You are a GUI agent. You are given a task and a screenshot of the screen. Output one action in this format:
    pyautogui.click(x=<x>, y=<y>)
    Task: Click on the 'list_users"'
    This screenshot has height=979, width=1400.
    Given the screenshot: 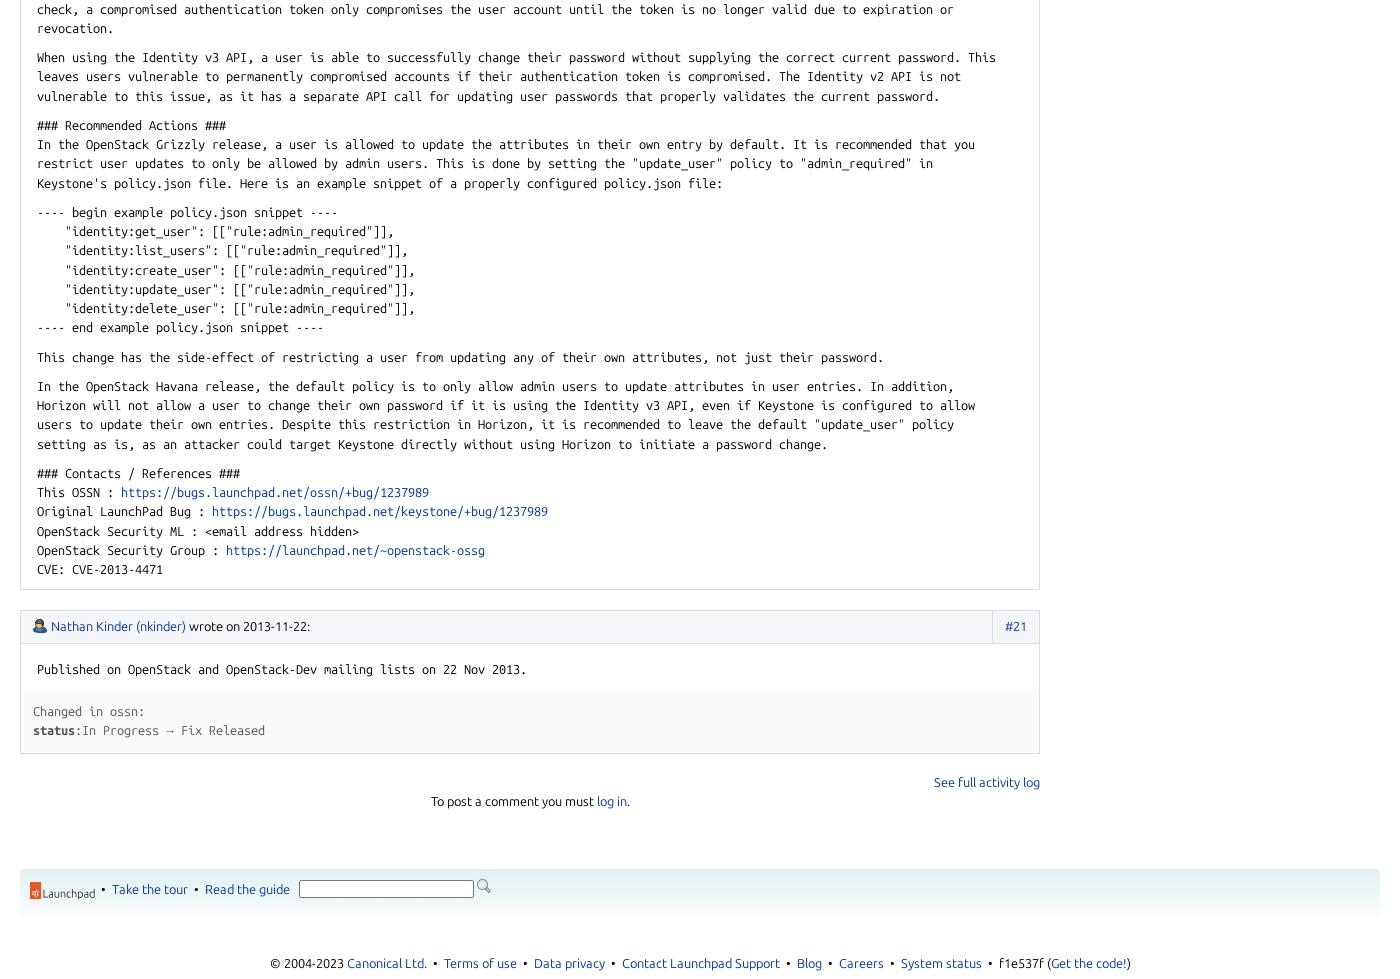 What is the action you would take?
    pyautogui.click(x=173, y=250)
    